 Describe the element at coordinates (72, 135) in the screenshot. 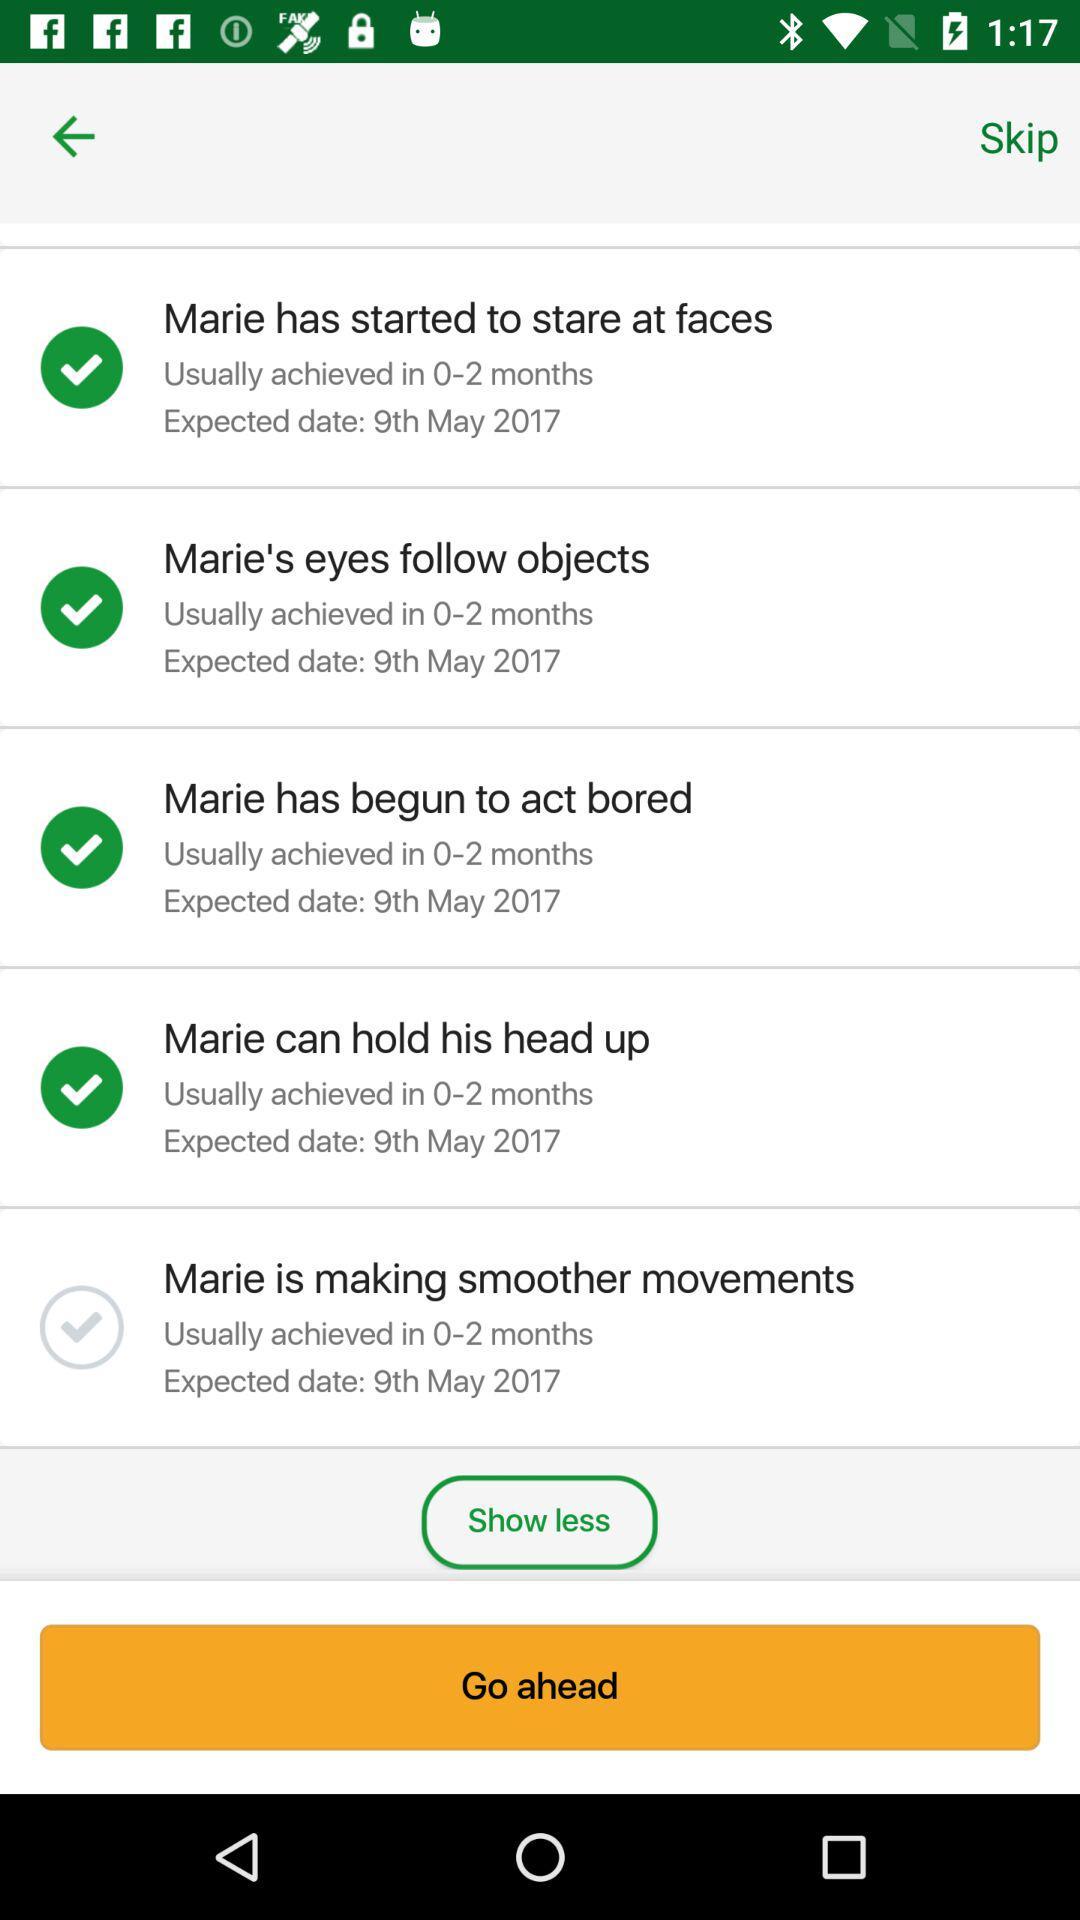

I see `previous` at that location.